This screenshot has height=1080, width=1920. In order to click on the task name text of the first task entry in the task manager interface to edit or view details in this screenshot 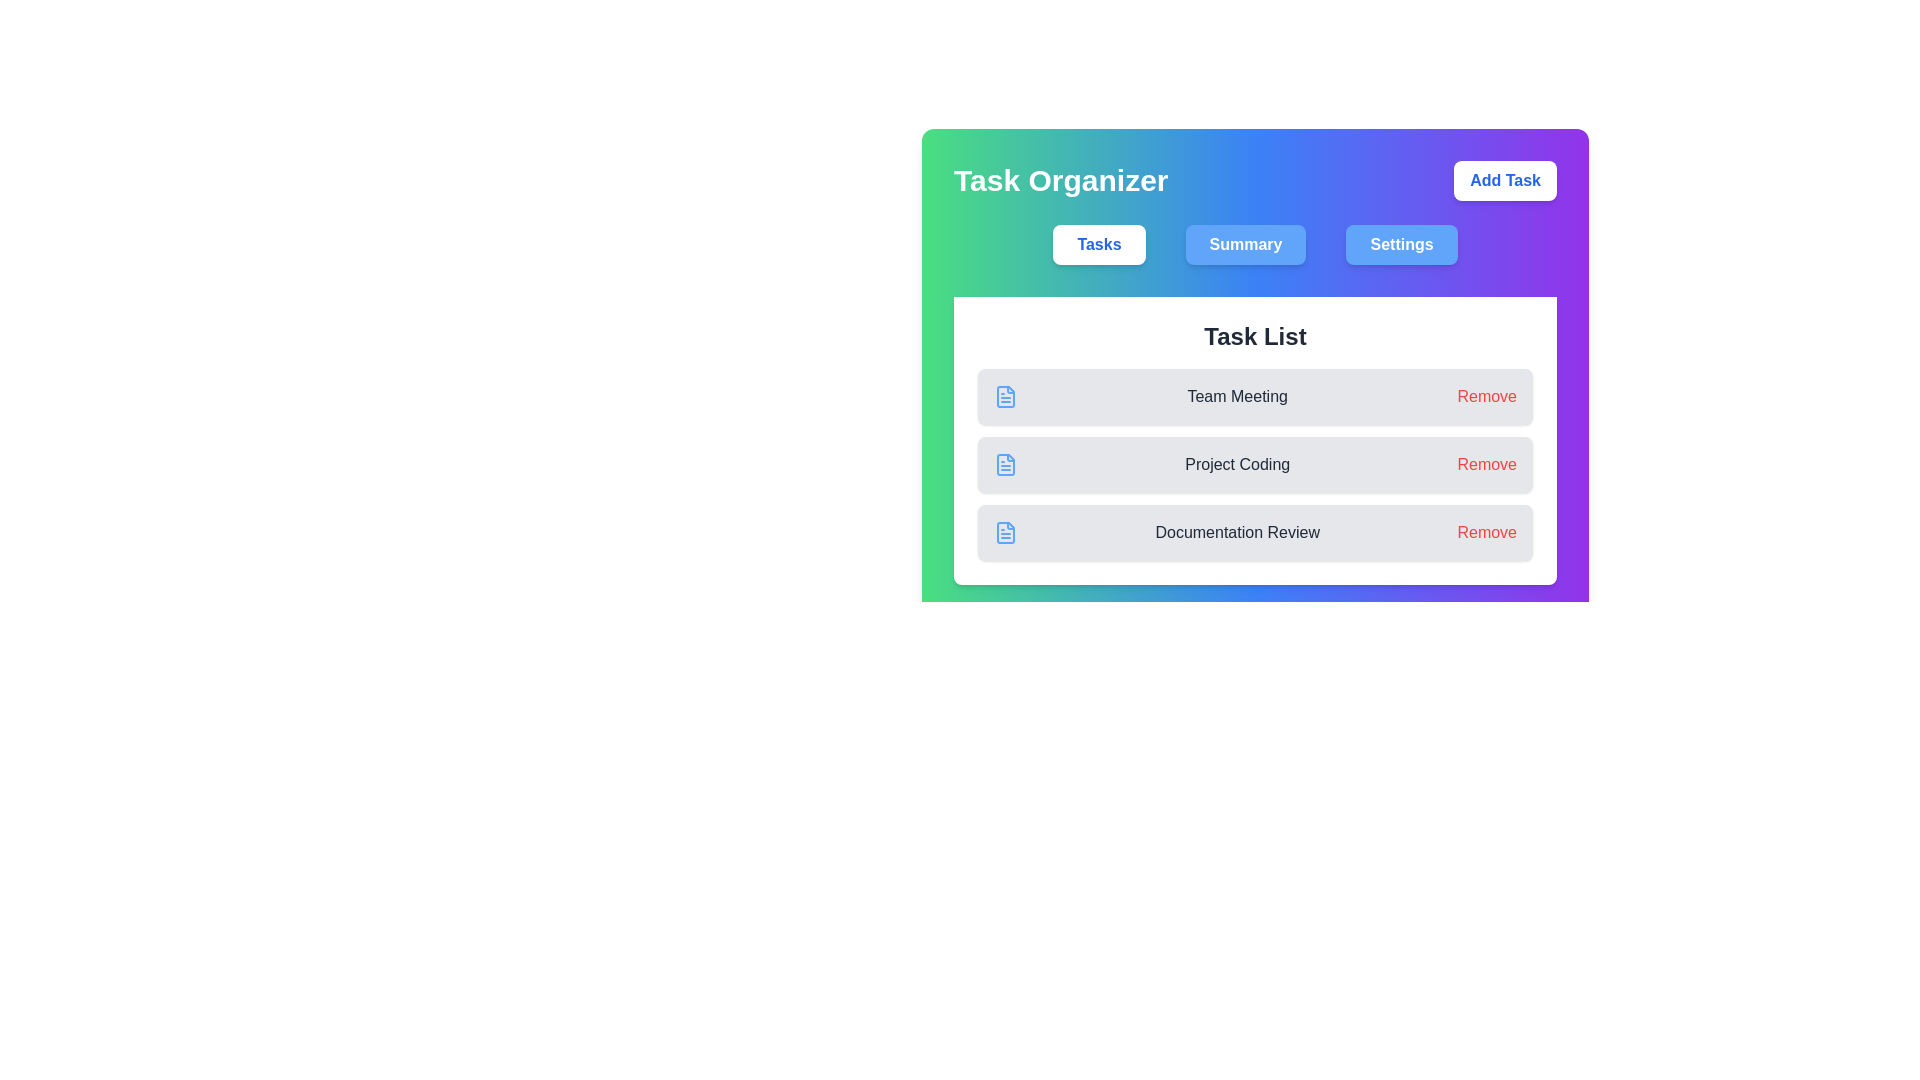, I will do `click(1254, 397)`.